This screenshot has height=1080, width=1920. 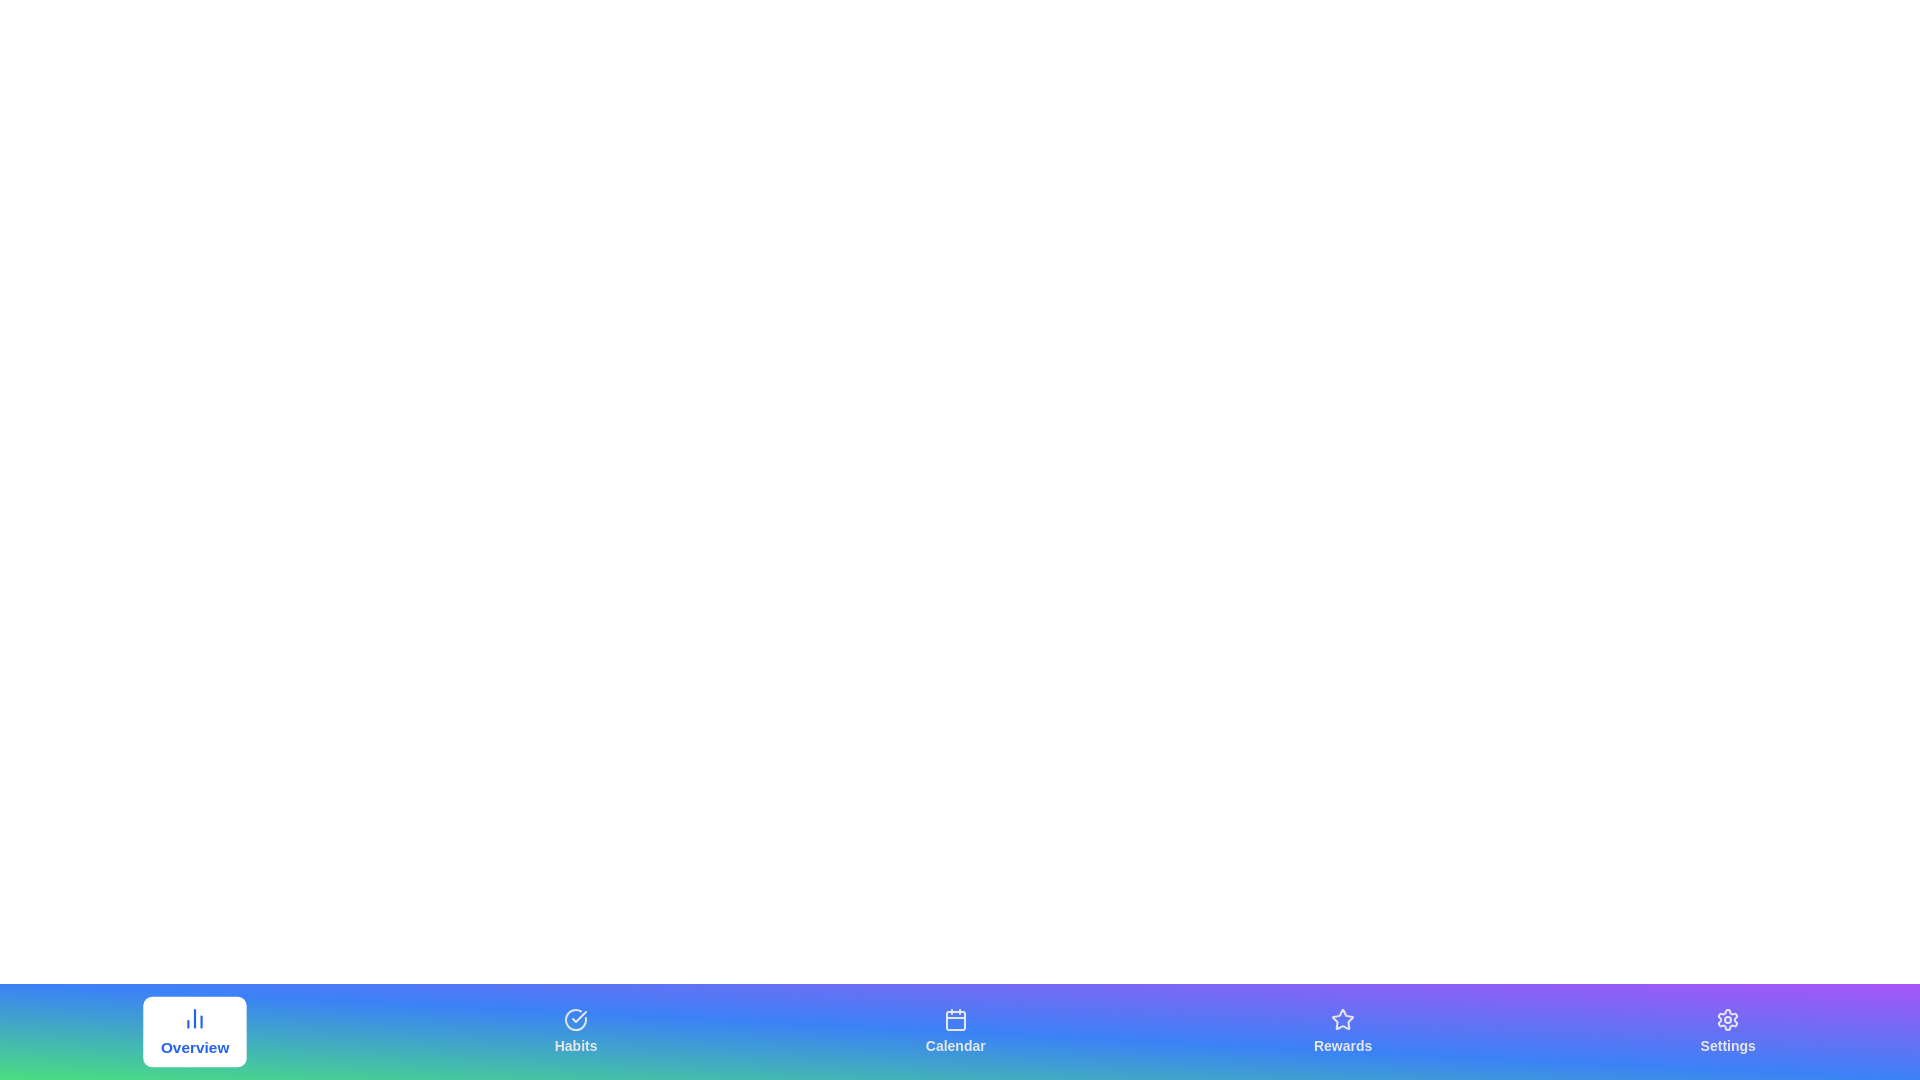 I want to click on the Settings button to navigate to the corresponding tab, so click(x=1727, y=1032).